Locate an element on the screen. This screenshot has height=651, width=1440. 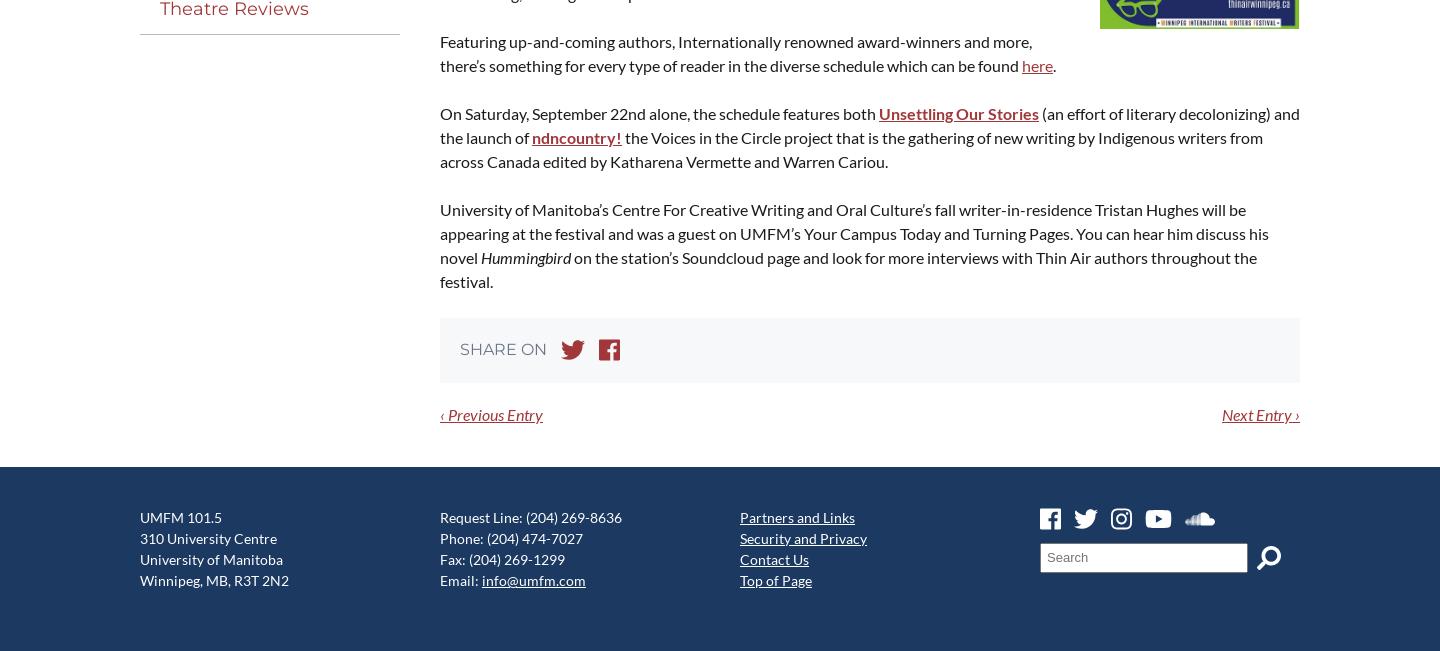
'On Sat­ur­day, Sep­tem­ber' is located at coordinates (524, 112).